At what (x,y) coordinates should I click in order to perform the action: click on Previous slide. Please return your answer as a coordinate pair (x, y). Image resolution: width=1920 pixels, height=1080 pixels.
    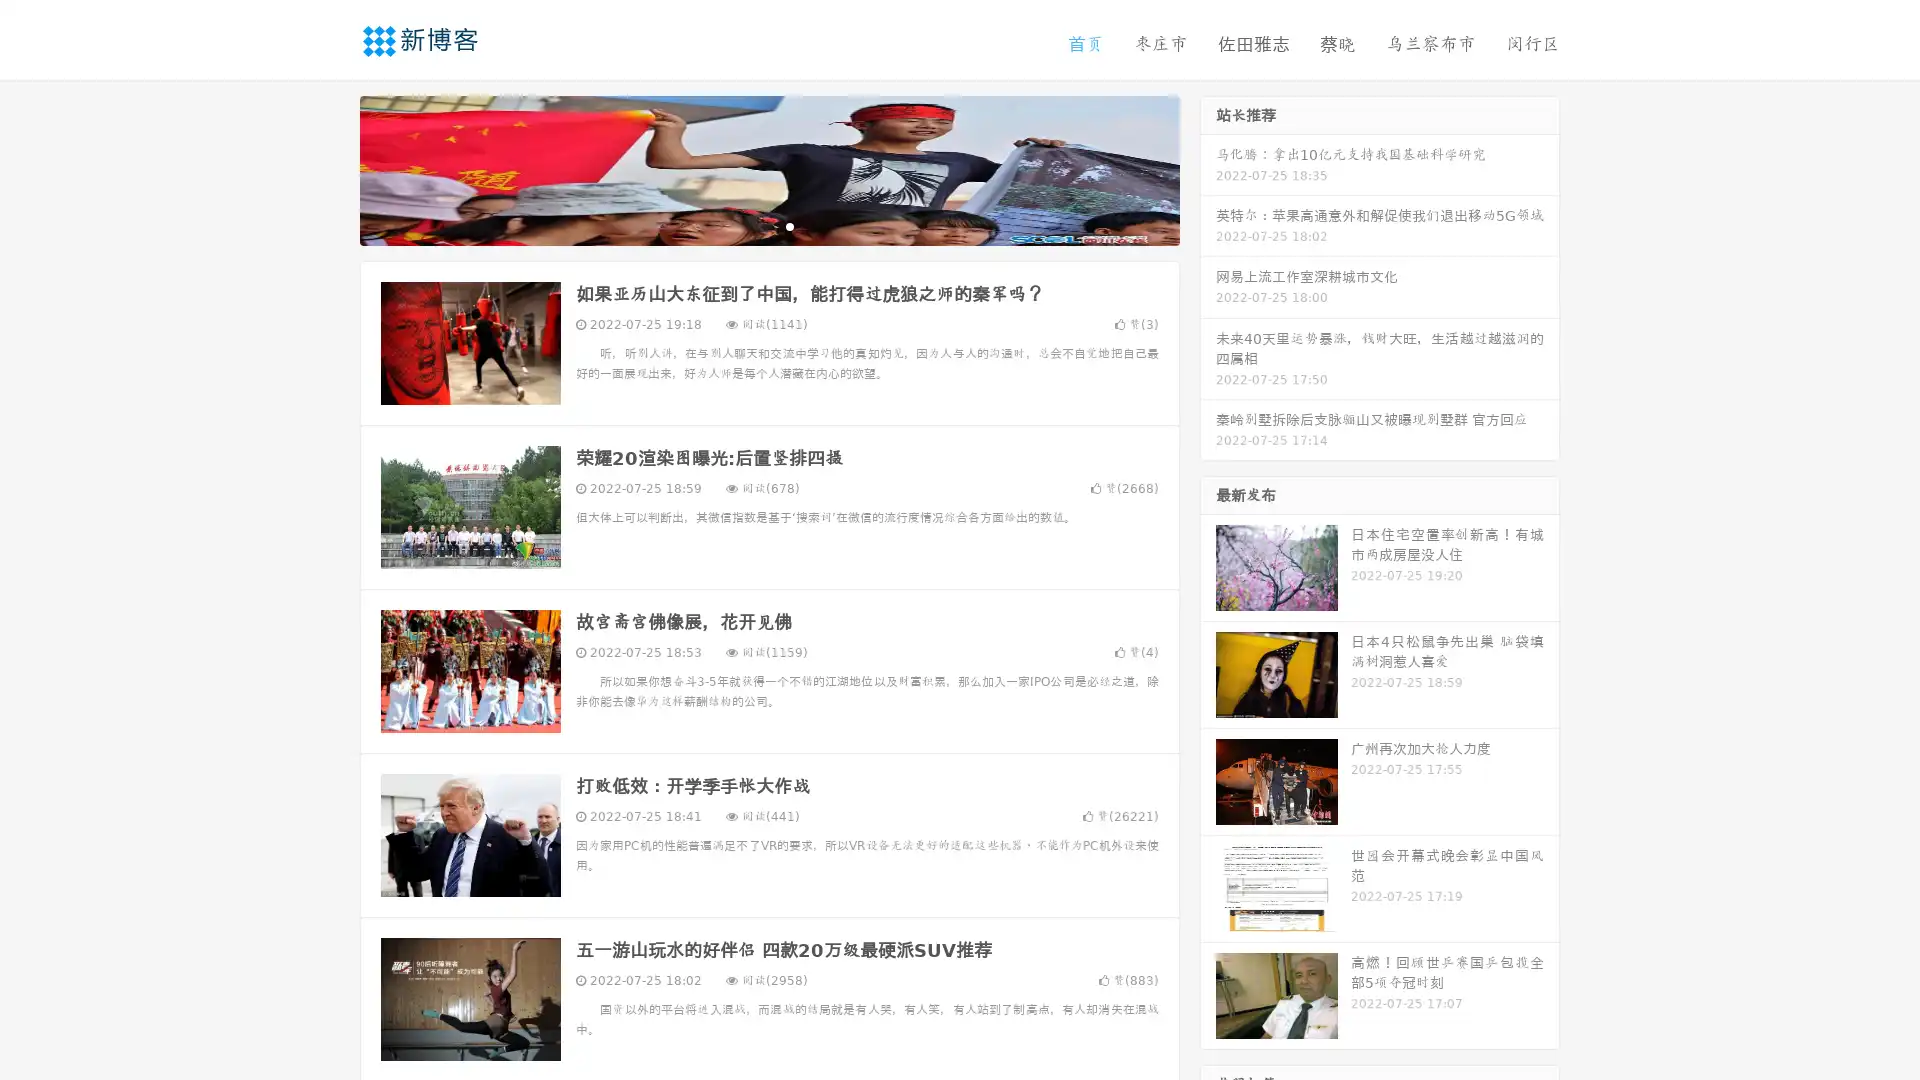
    Looking at the image, I should click on (330, 168).